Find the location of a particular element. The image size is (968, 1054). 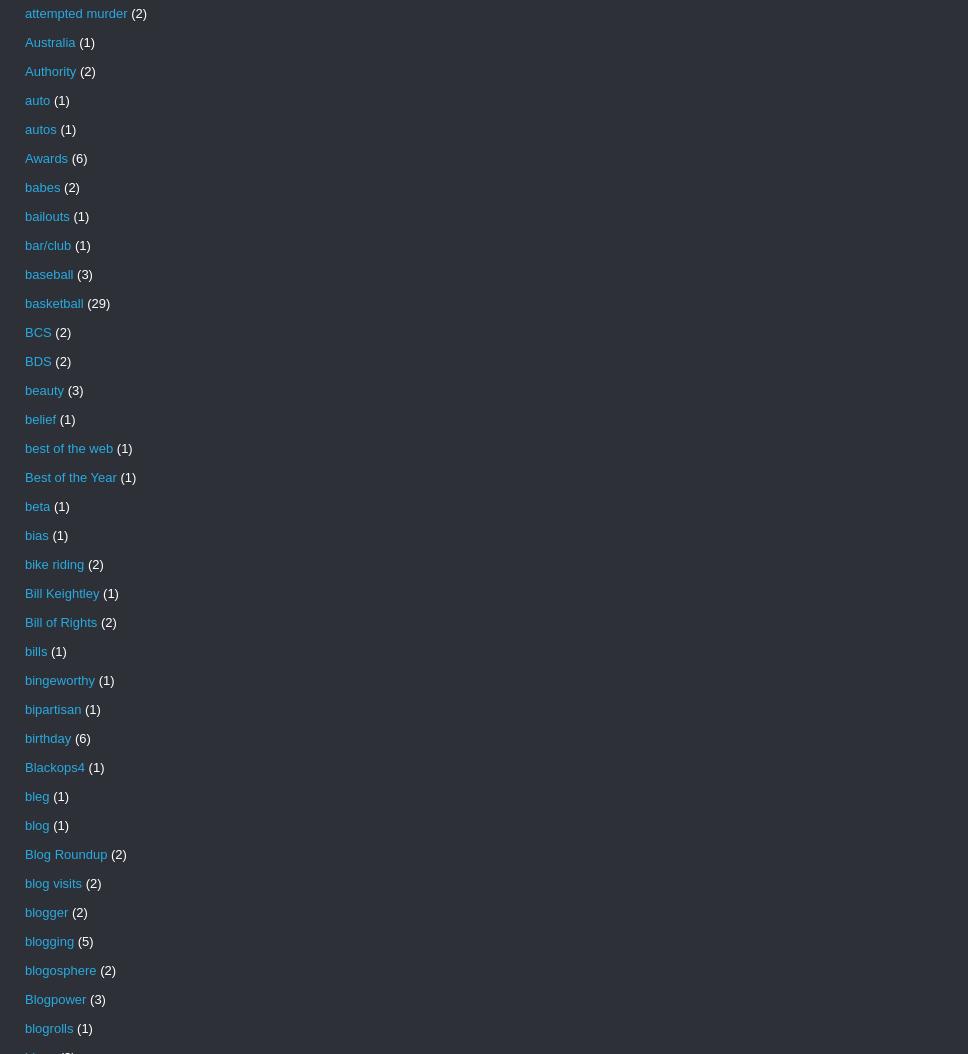

'beauty' is located at coordinates (24, 389).